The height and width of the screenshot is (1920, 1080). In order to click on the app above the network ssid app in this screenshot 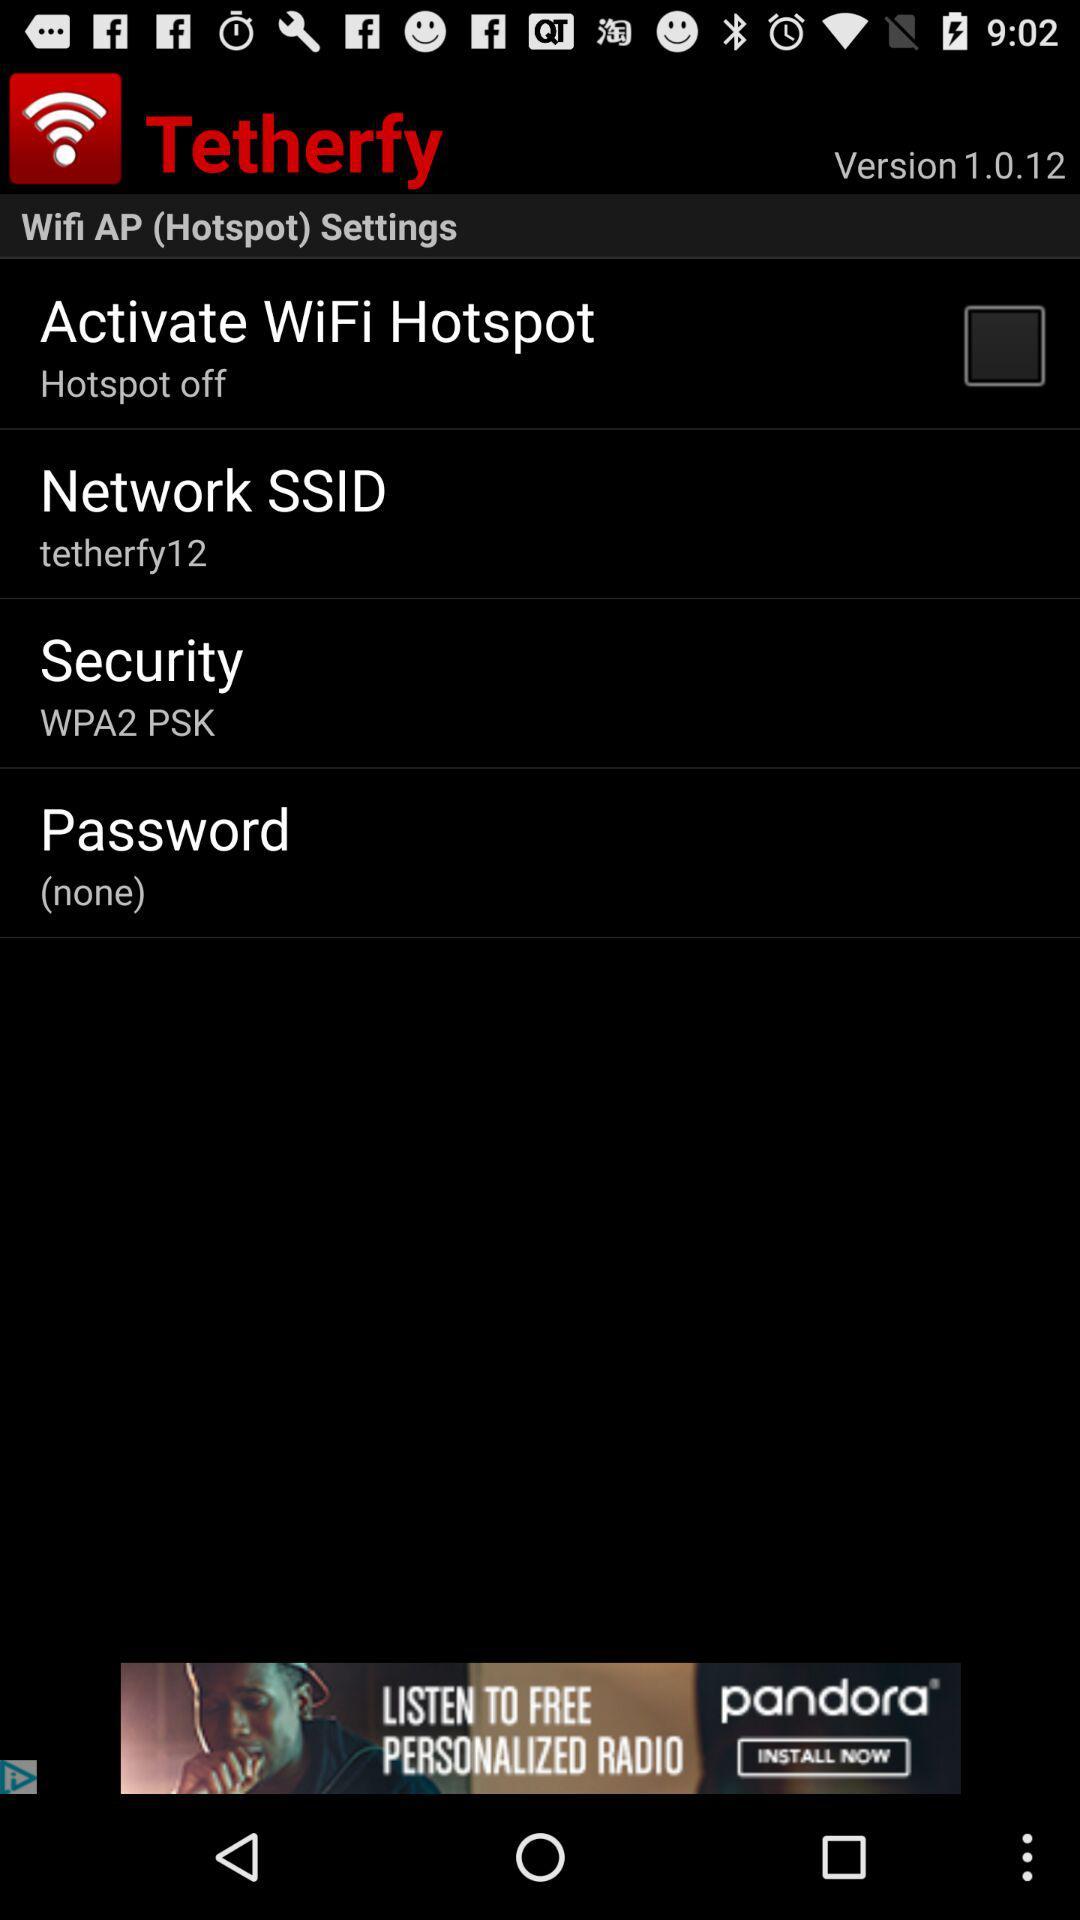, I will do `click(133, 382)`.